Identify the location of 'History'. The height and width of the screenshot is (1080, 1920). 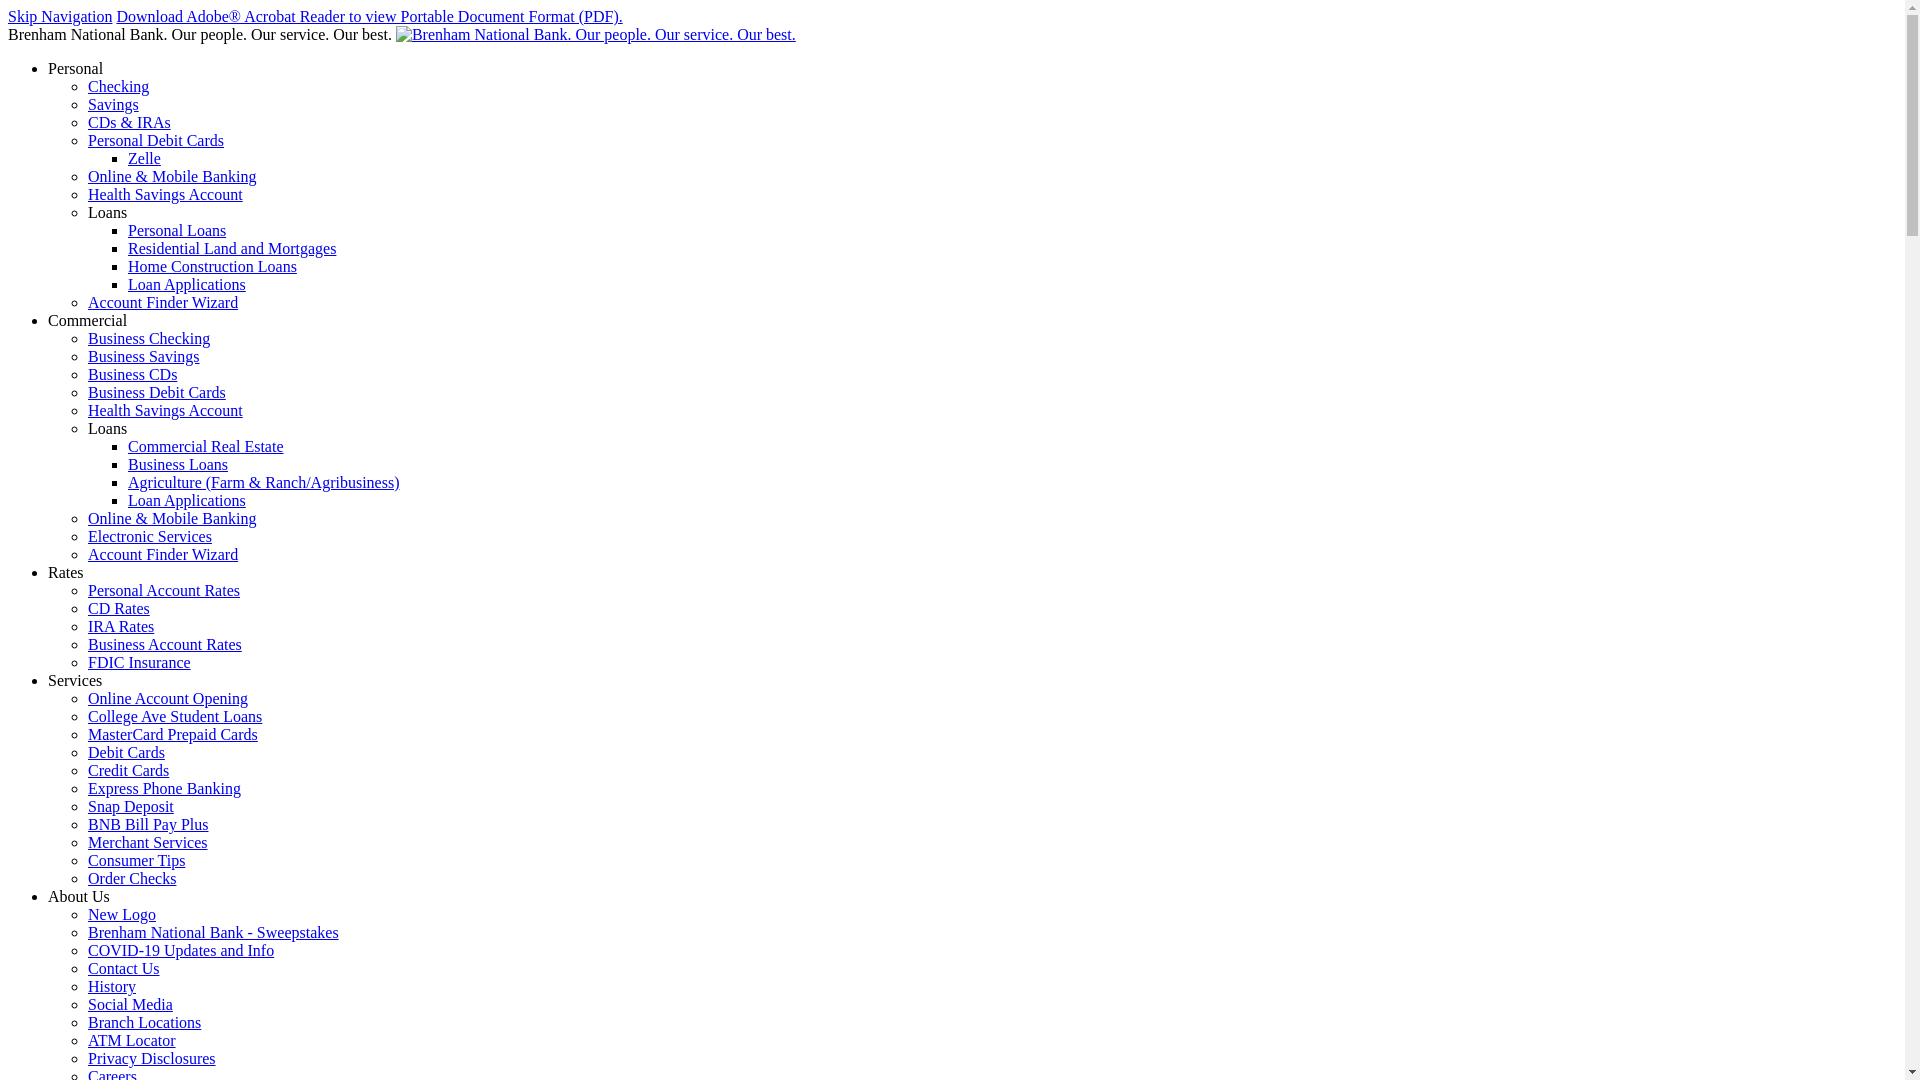
(110, 985).